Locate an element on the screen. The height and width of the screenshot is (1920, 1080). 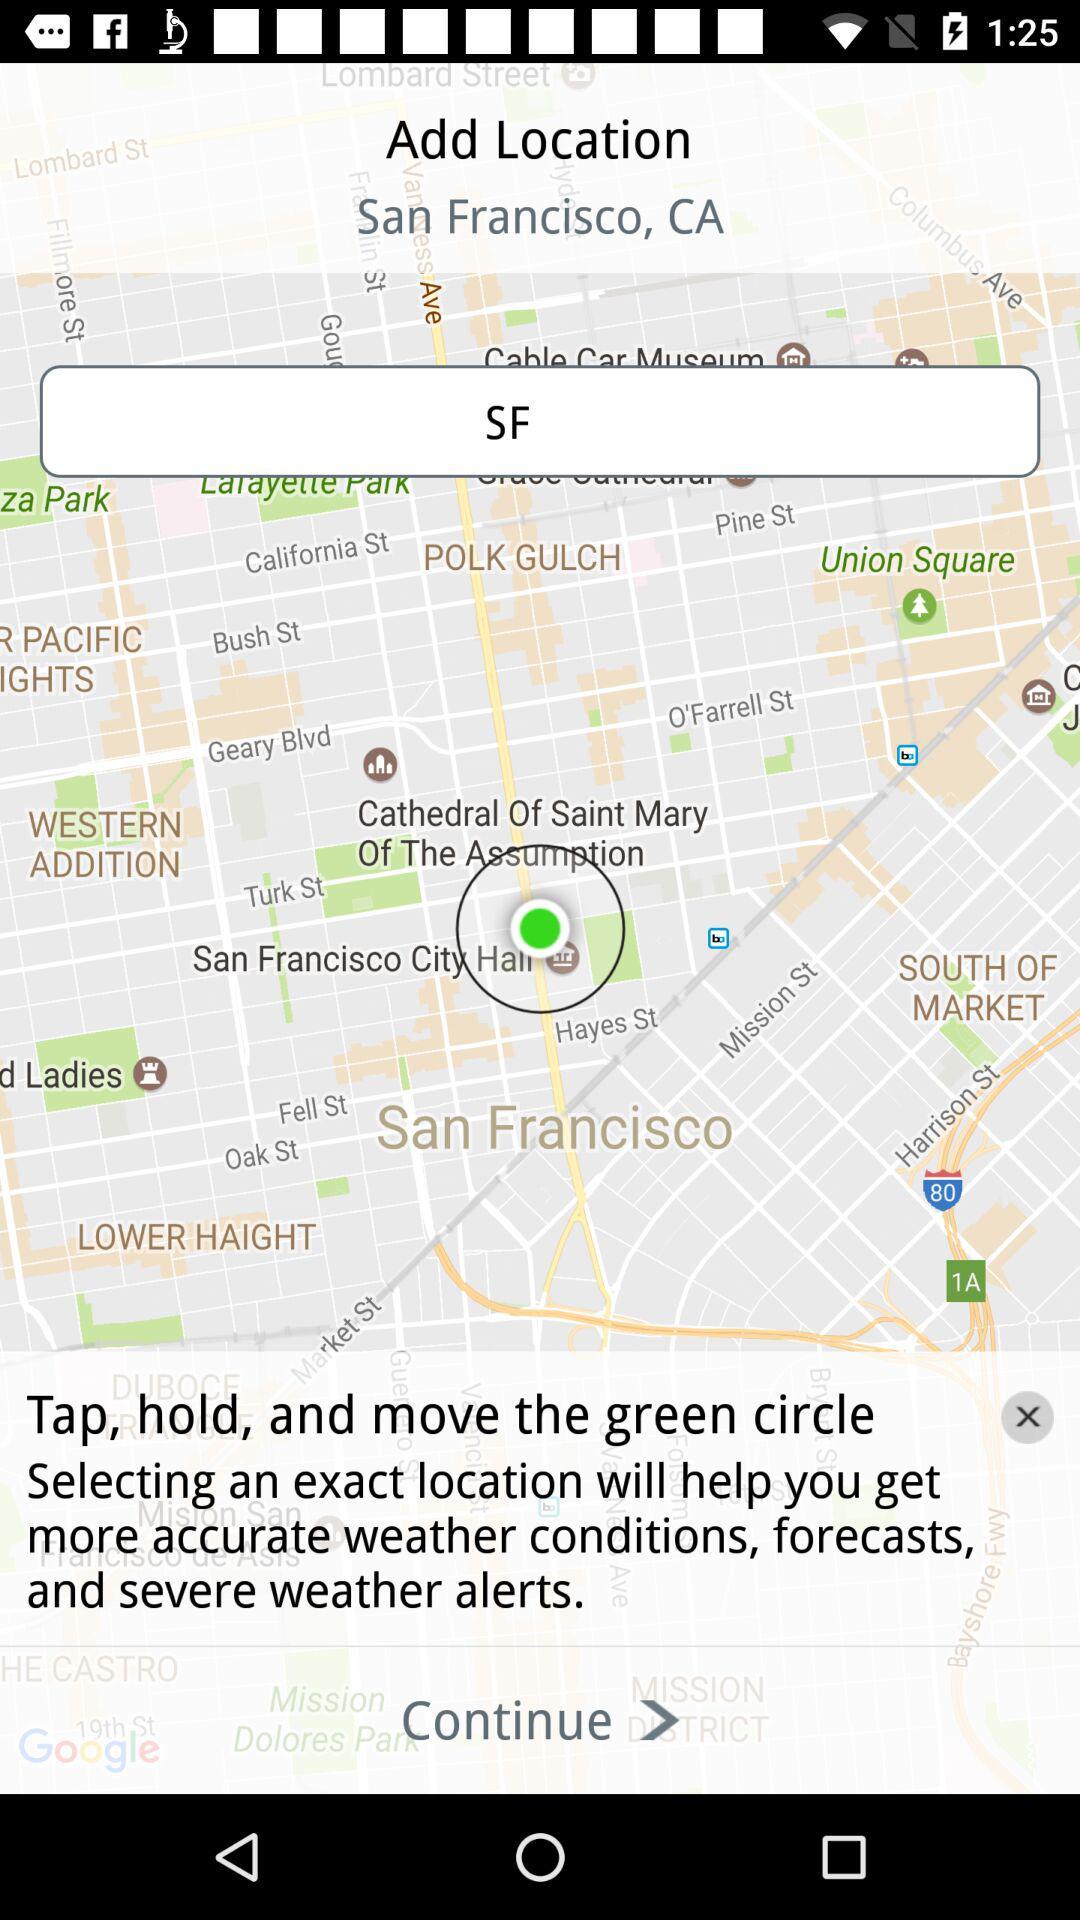
icon at the bottom right corner is located at coordinates (1027, 1416).